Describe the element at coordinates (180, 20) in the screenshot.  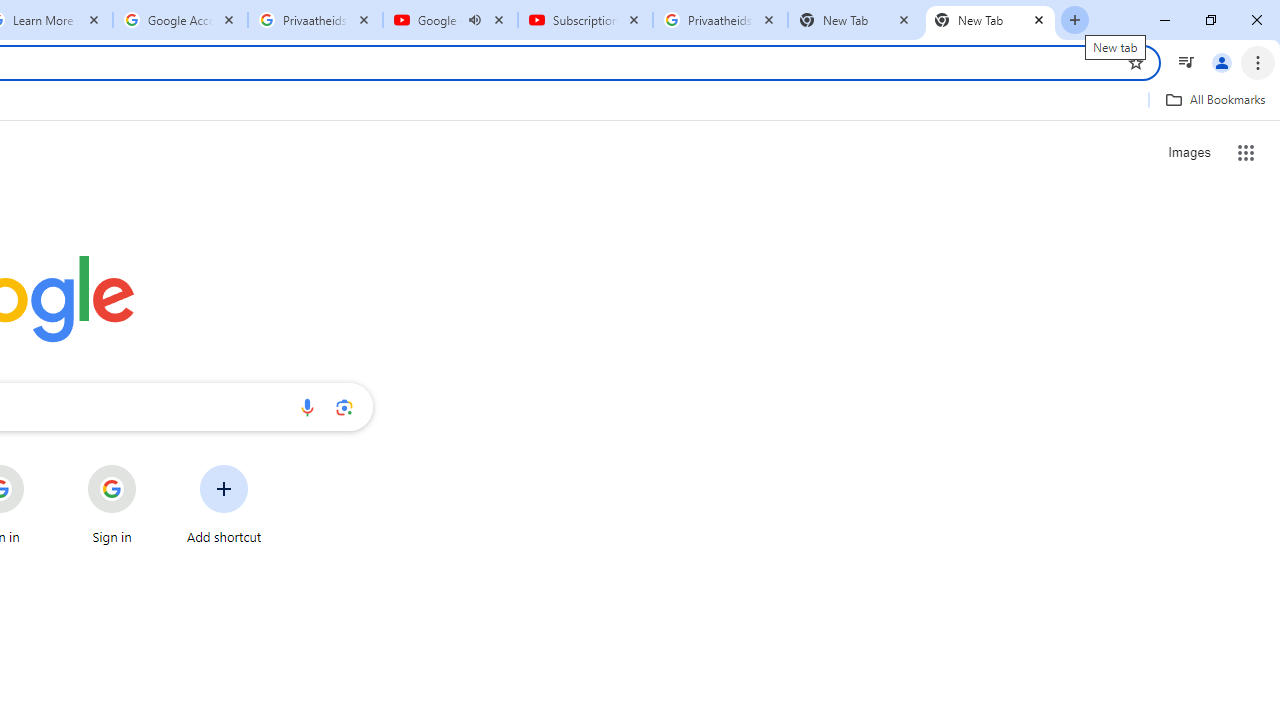
I see `'Google Account'` at that location.